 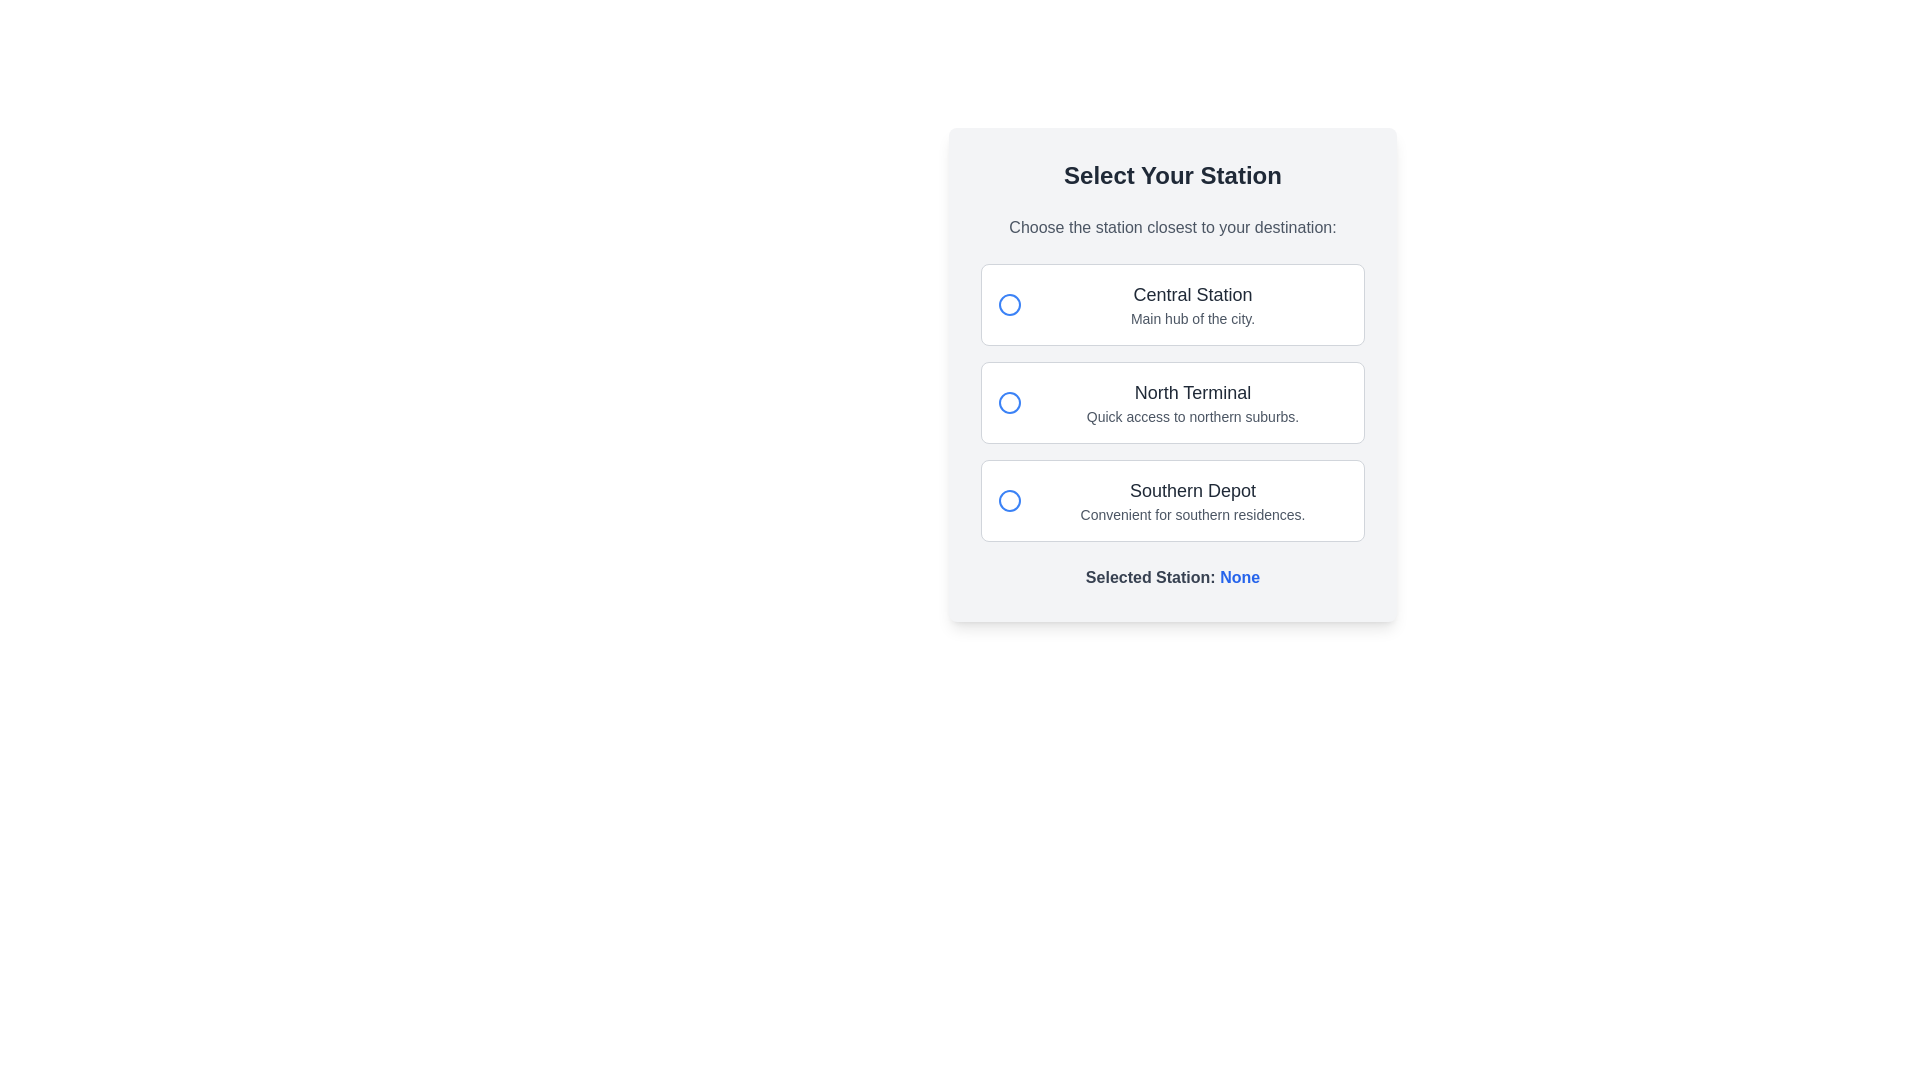 What do you see at coordinates (1193, 514) in the screenshot?
I see `the descriptive subtitle text label associated with the 'Southern Depot' selection option` at bounding box center [1193, 514].